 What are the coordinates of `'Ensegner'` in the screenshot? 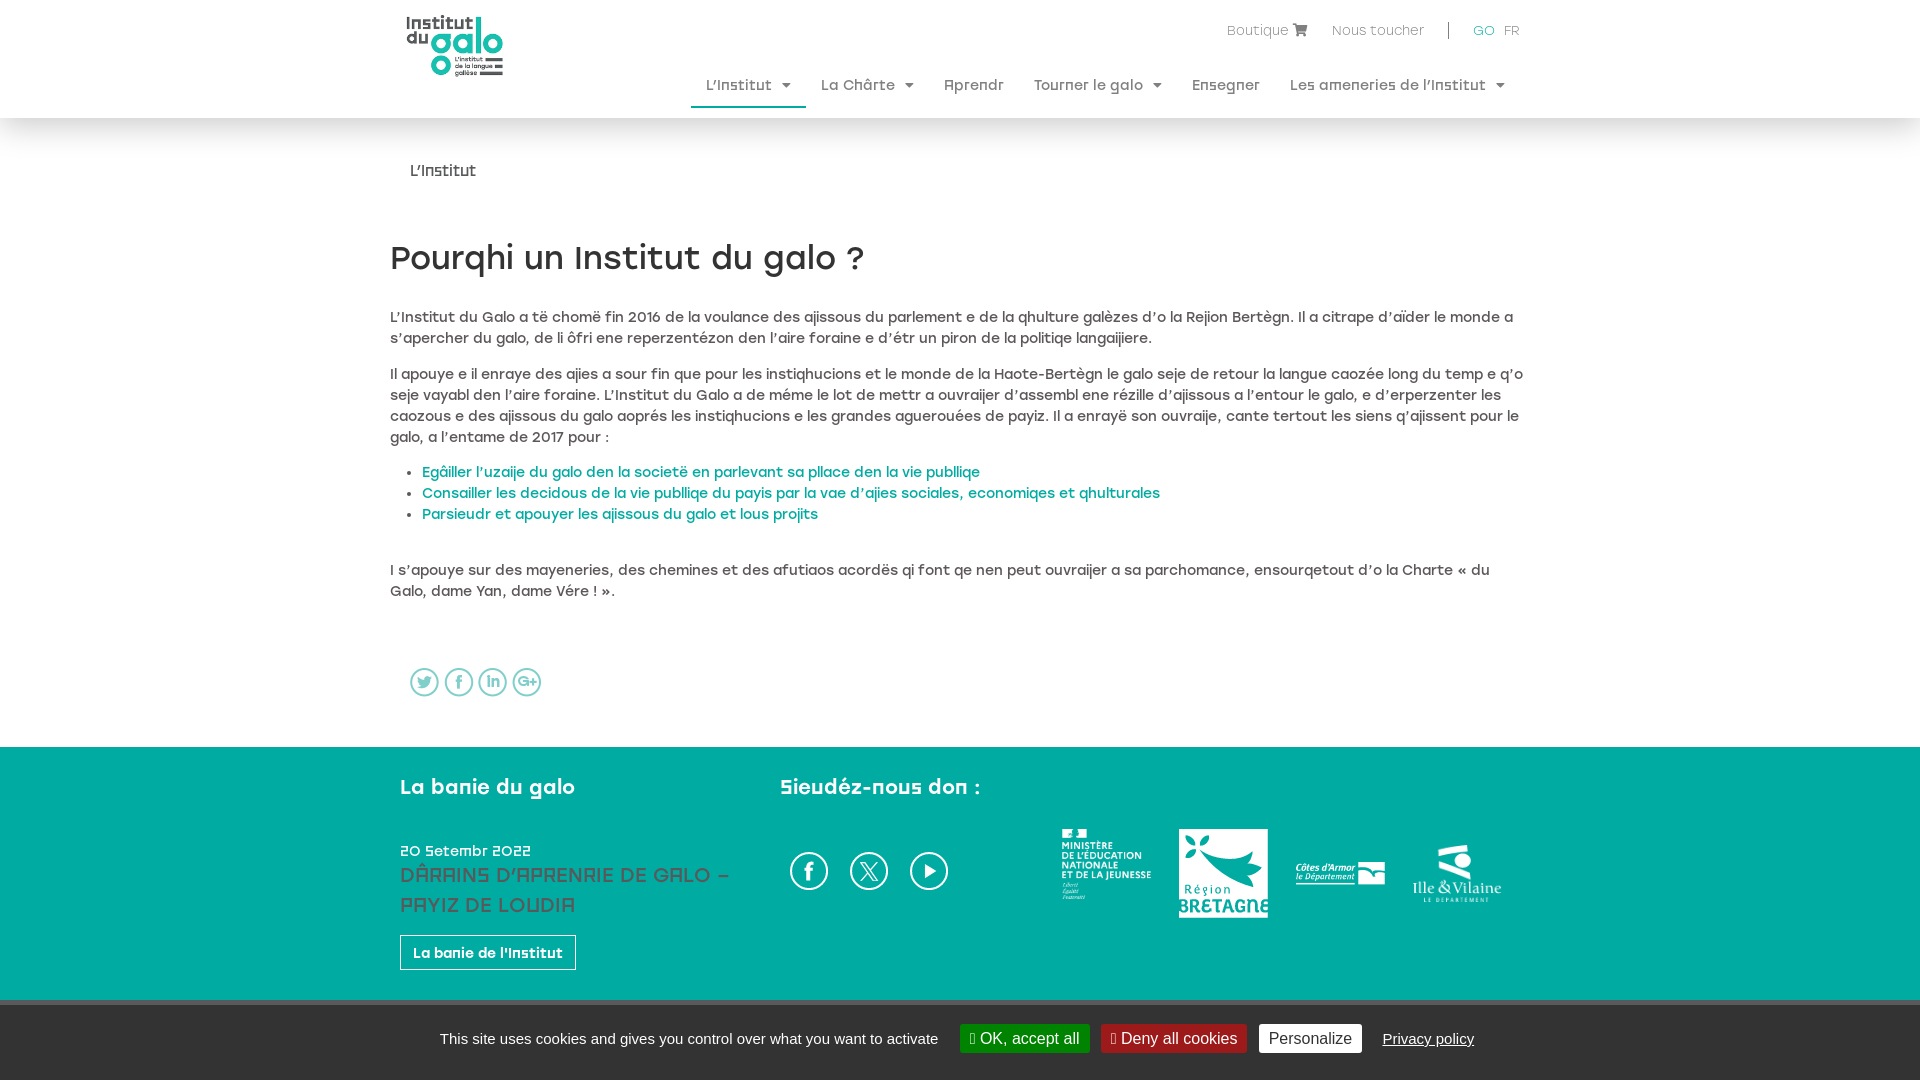 It's located at (1224, 83).